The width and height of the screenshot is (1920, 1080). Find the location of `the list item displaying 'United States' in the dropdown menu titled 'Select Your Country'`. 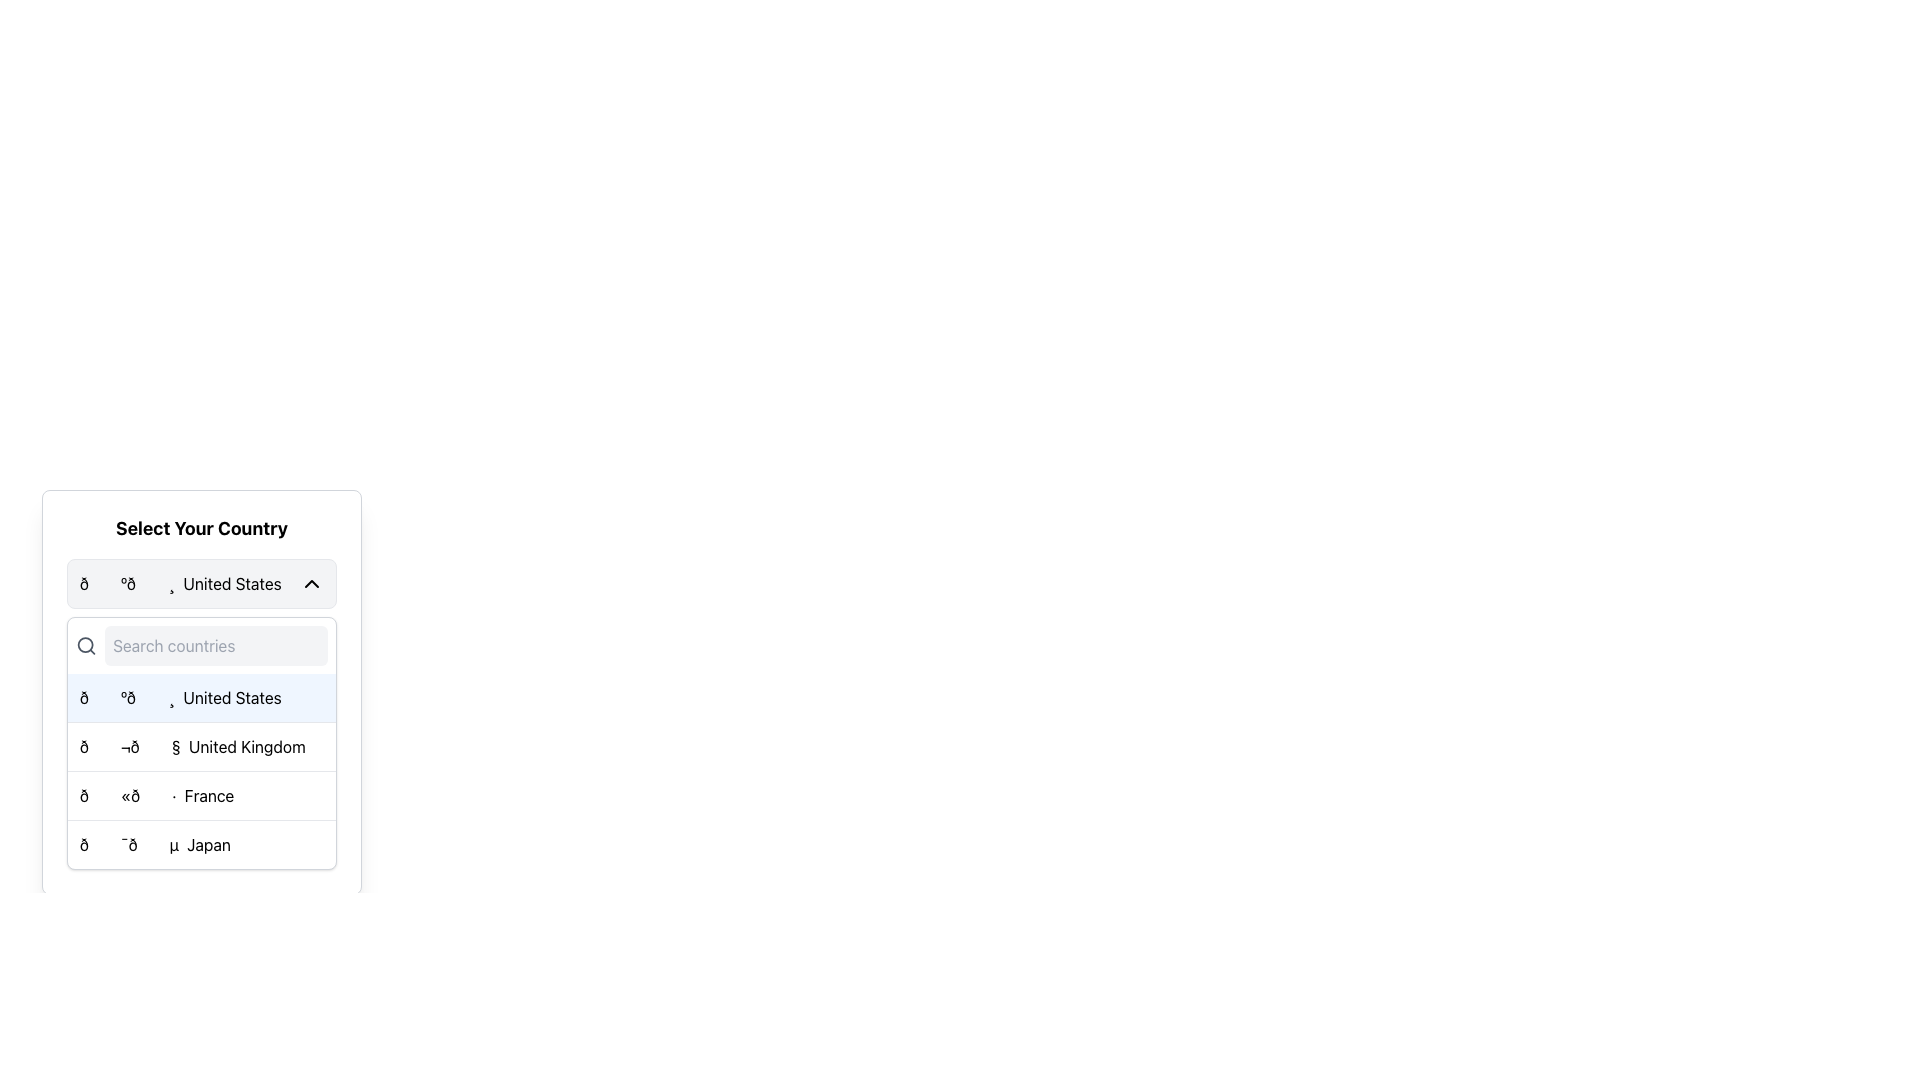

the list item displaying 'United States' in the dropdown menu titled 'Select Your Country' is located at coordinates (201, 697).